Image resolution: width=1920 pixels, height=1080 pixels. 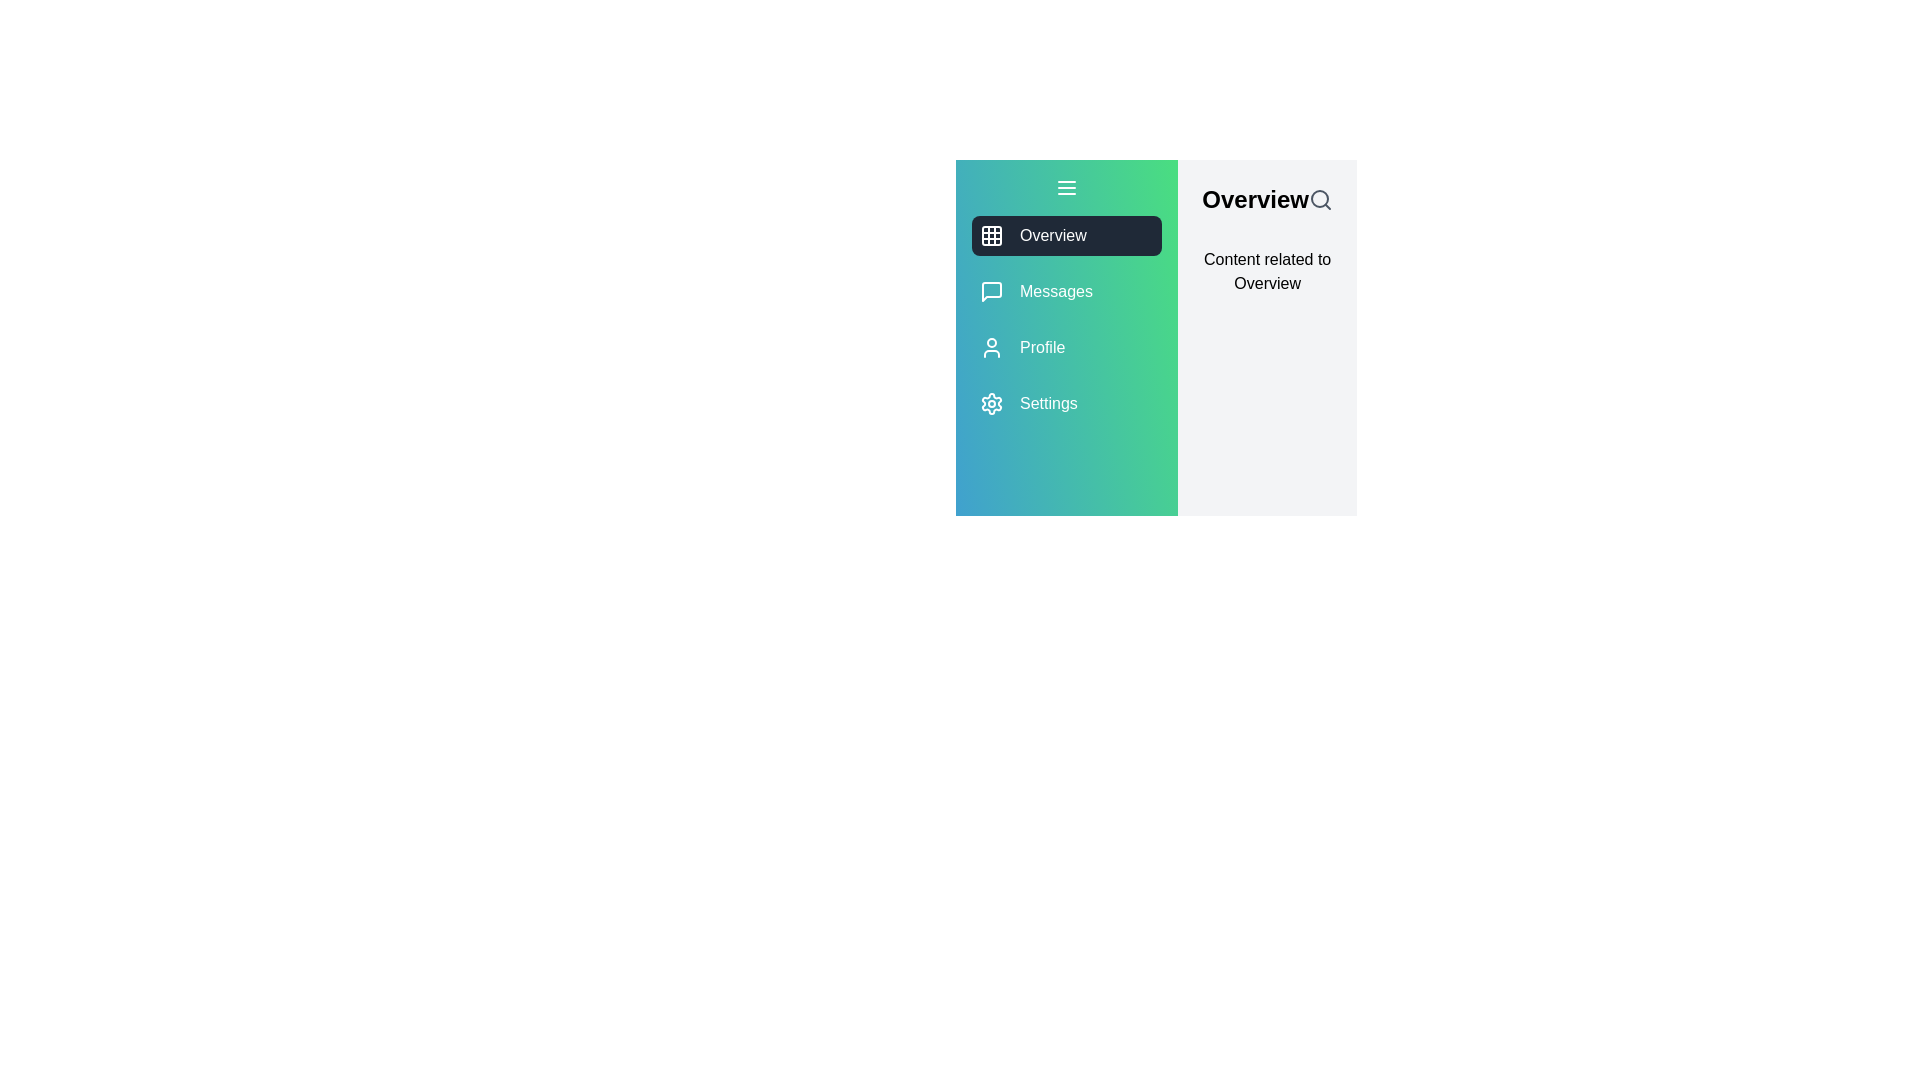 I want to click on the menu item Messages to view its hover effect, so click(x=1065, y=292).